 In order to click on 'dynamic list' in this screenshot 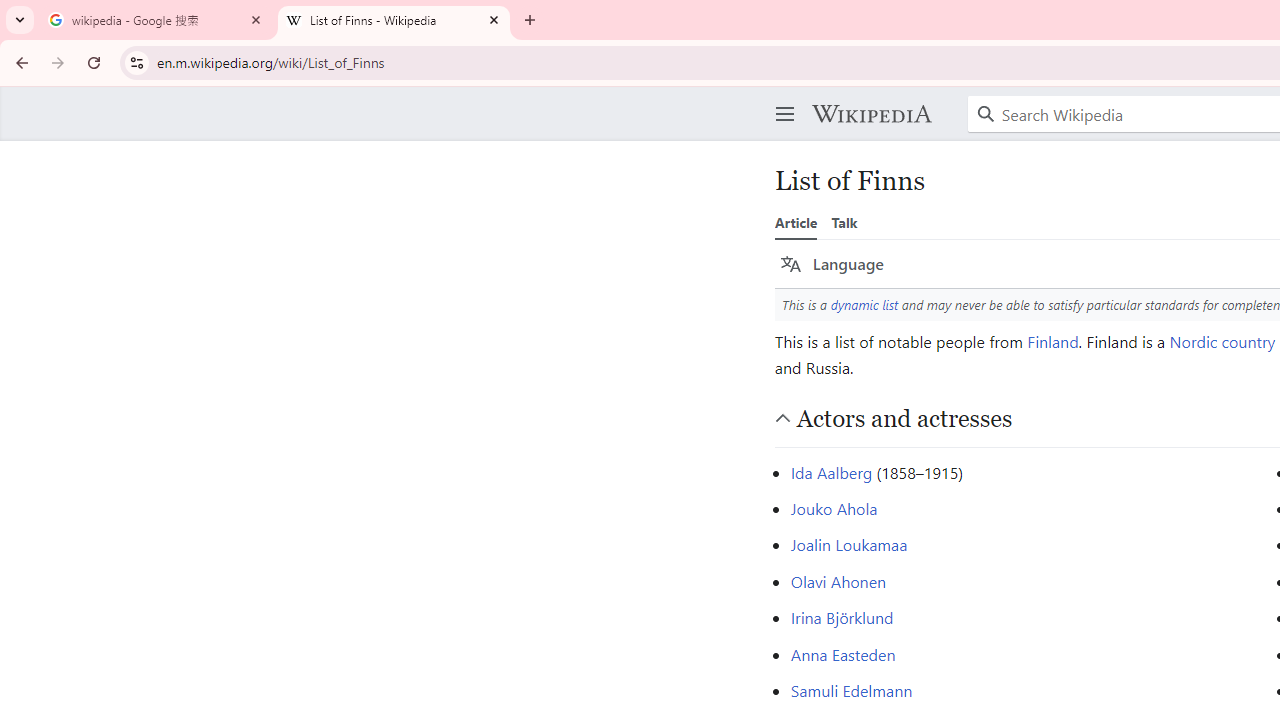, I will do `click(864, 304)`.